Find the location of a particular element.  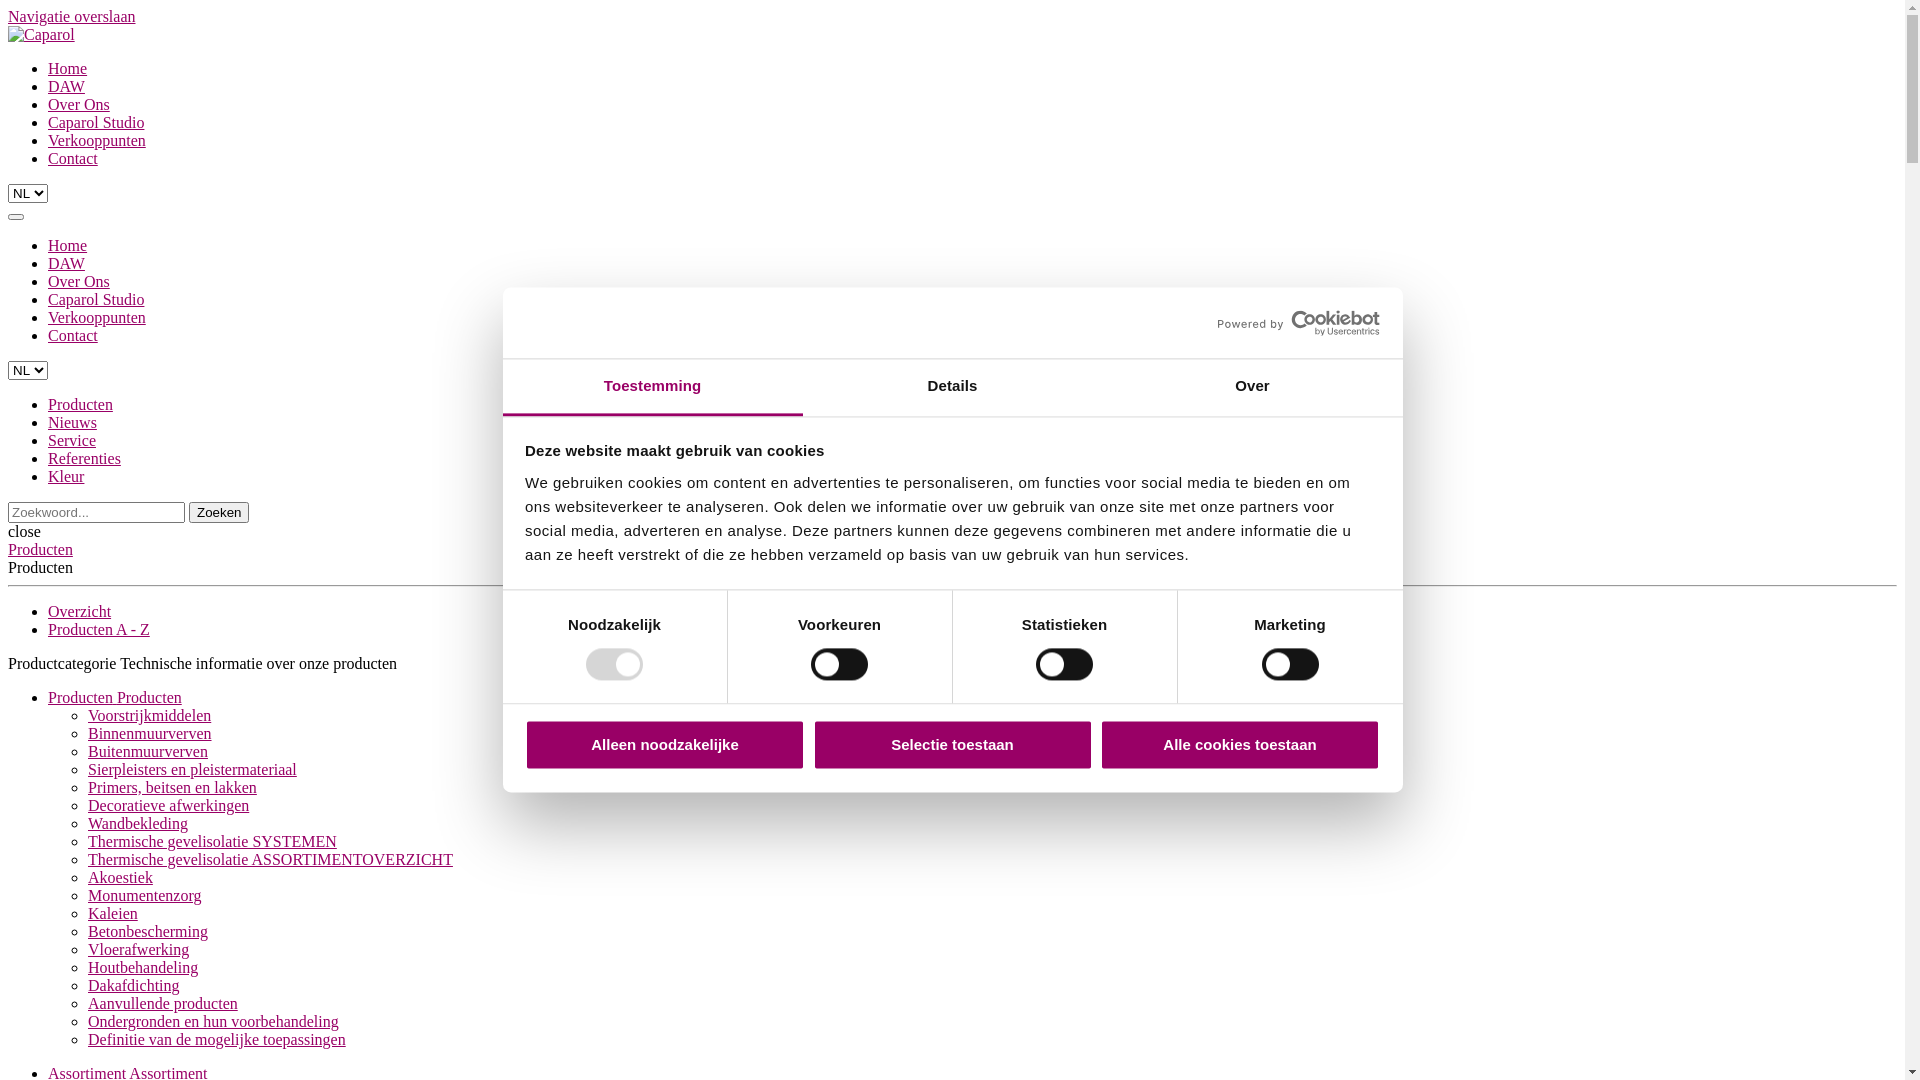

'Overzicht' is located at coordinates (79, 610).